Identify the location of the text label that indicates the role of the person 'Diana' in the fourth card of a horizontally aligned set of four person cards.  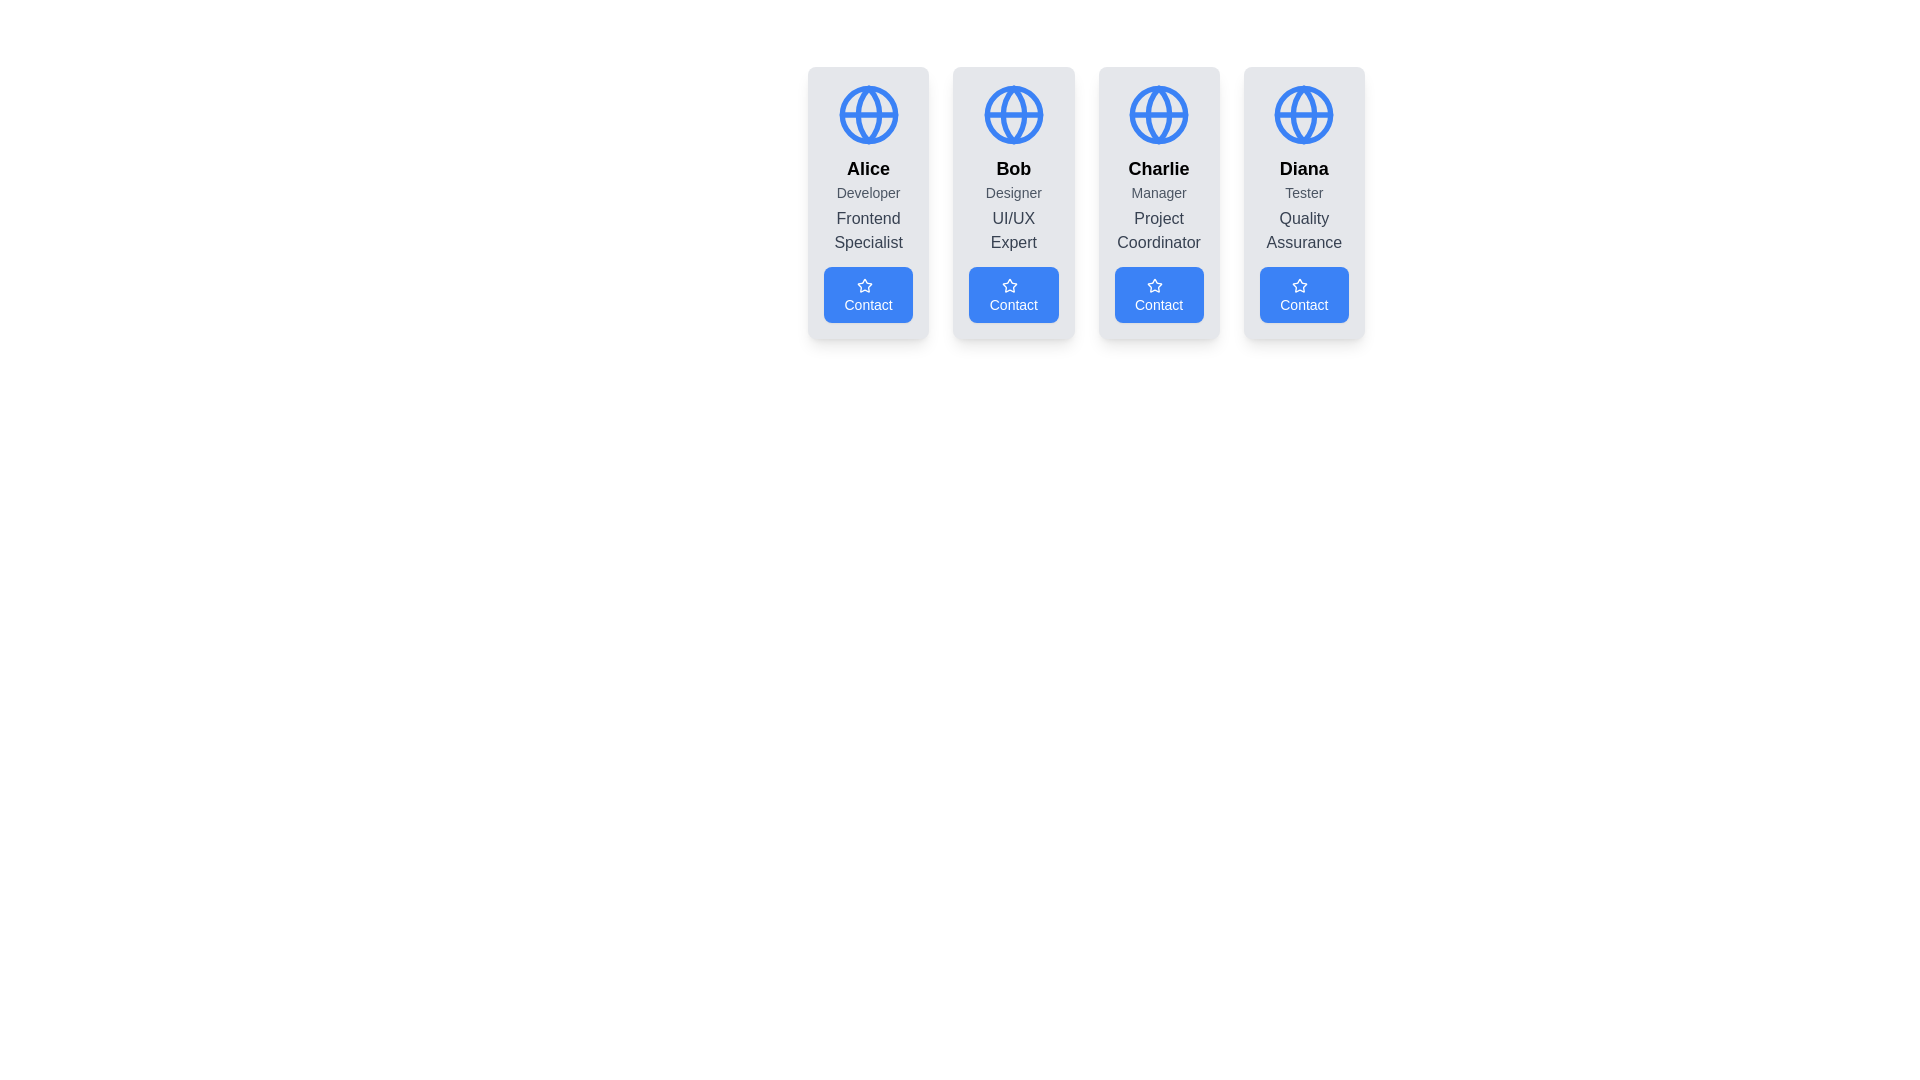
(1304, 192).